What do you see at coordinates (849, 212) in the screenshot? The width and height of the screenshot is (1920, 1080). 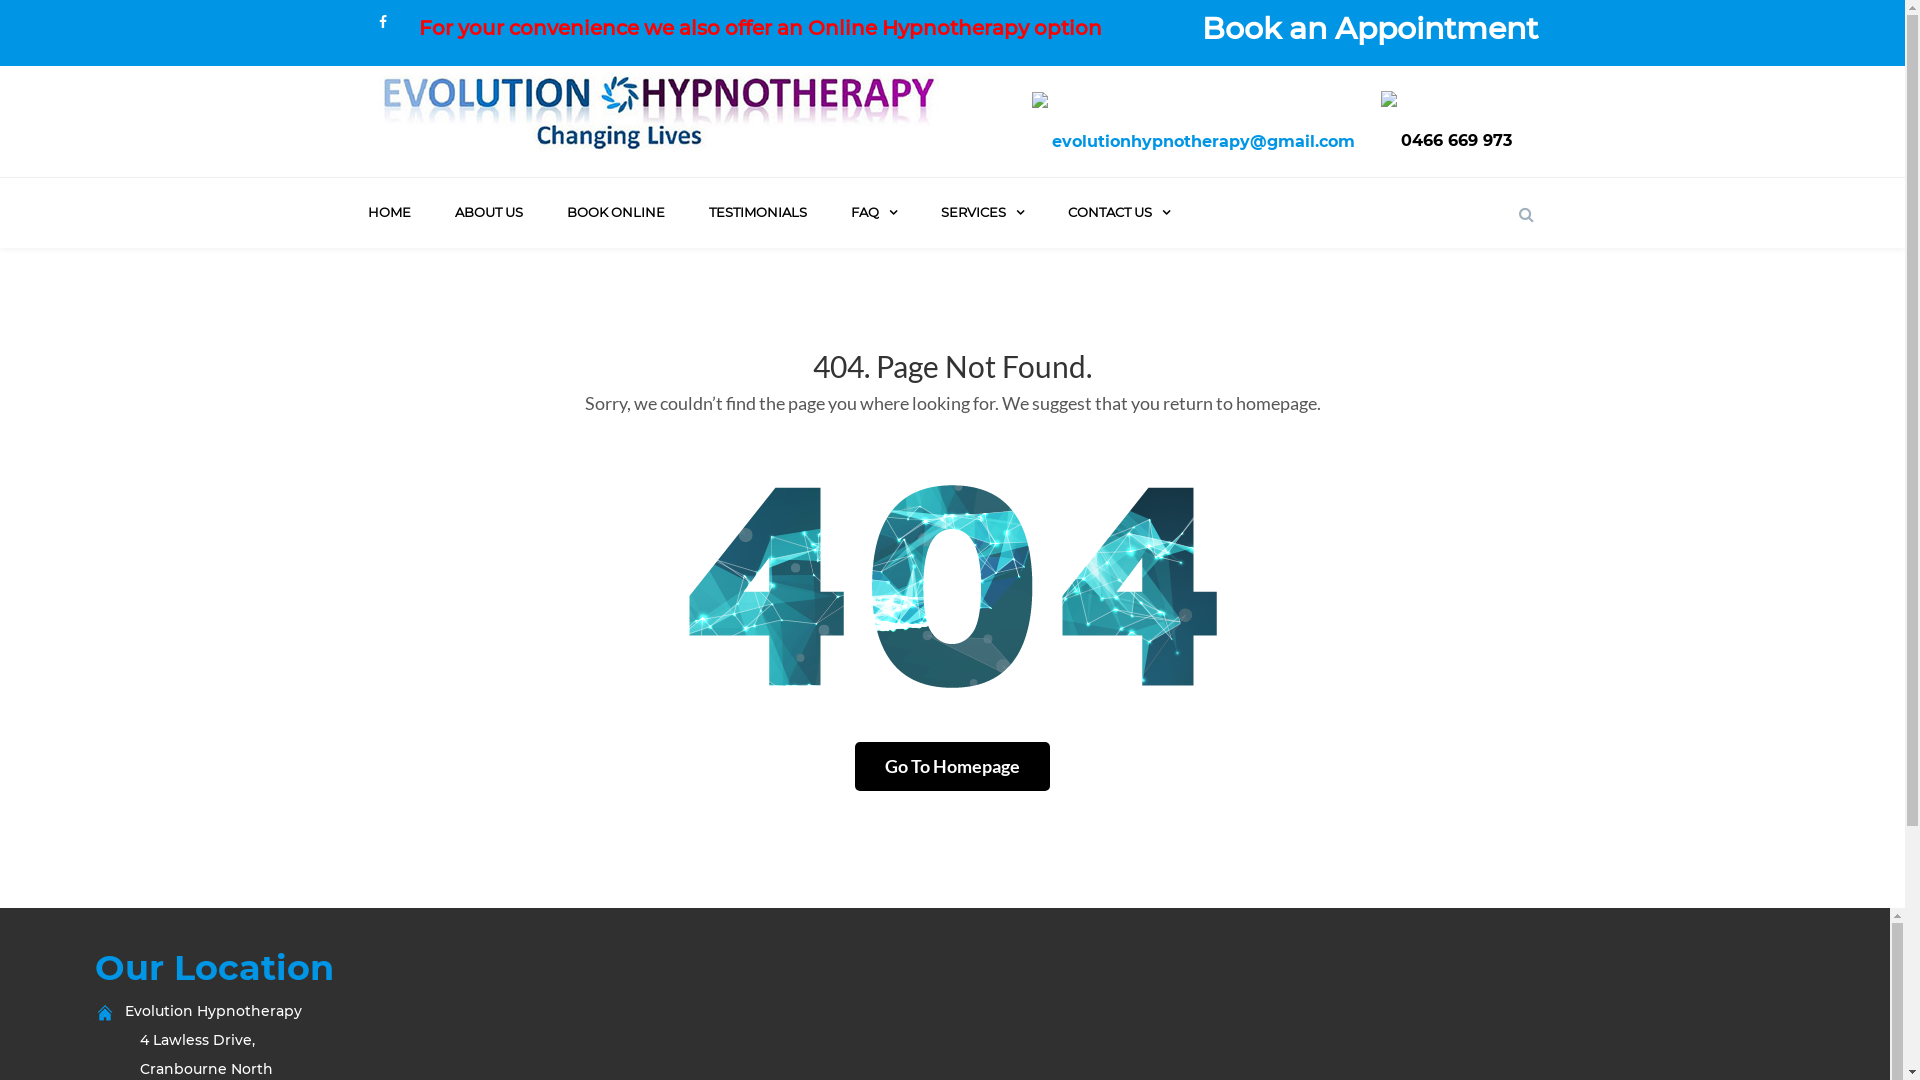 I see `'FAQ'` at bounding box center [849, 212].